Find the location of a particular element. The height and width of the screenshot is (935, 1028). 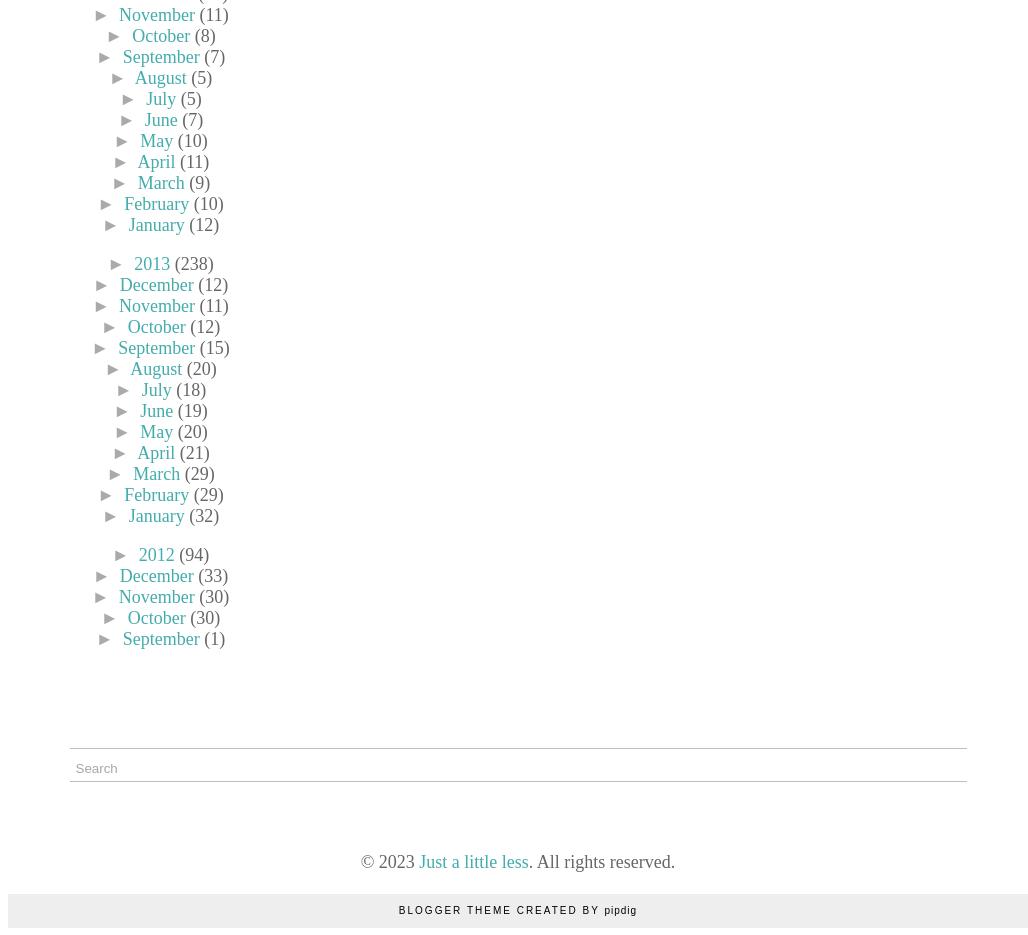

'. All rights reserved.' is located at coordinates (600, 860).